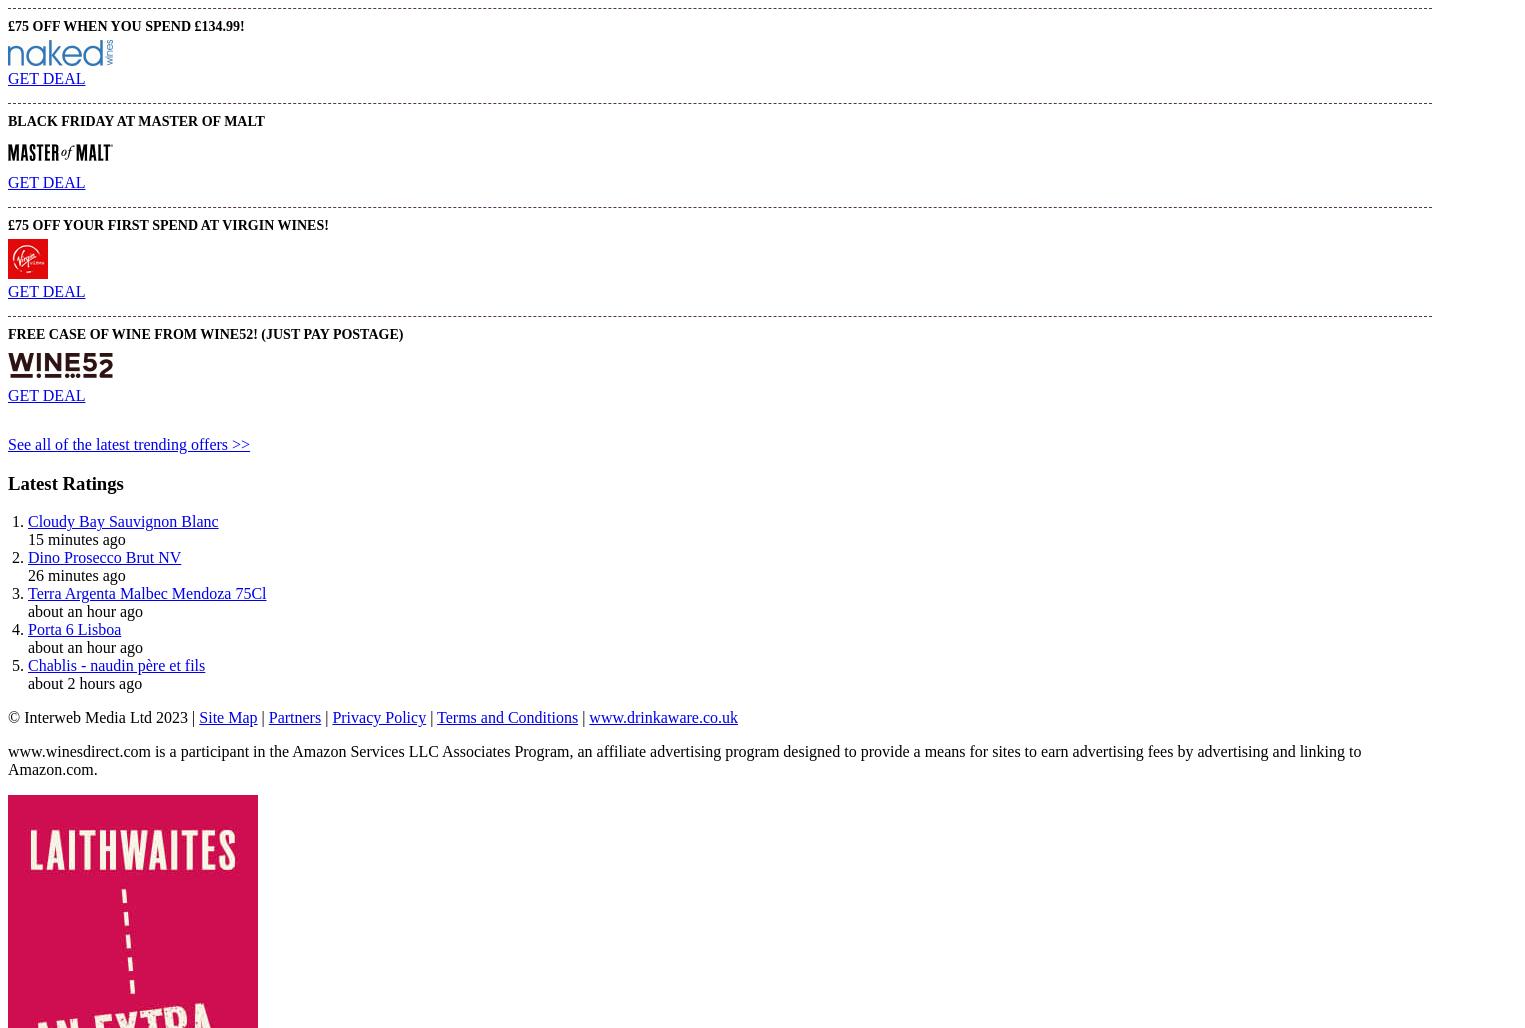 The image size is (1525, 1028). Describe the element at coordinates (684, 759) in the screenshot. I see `'www.winesdirect.com ﻿﻿is a participant in the Amazon Services LLC Associates Program, an affiliate advertising program designed to provide a means for sites to earn advertising fees by advertising and linking to Amazon.com.'` at that location.